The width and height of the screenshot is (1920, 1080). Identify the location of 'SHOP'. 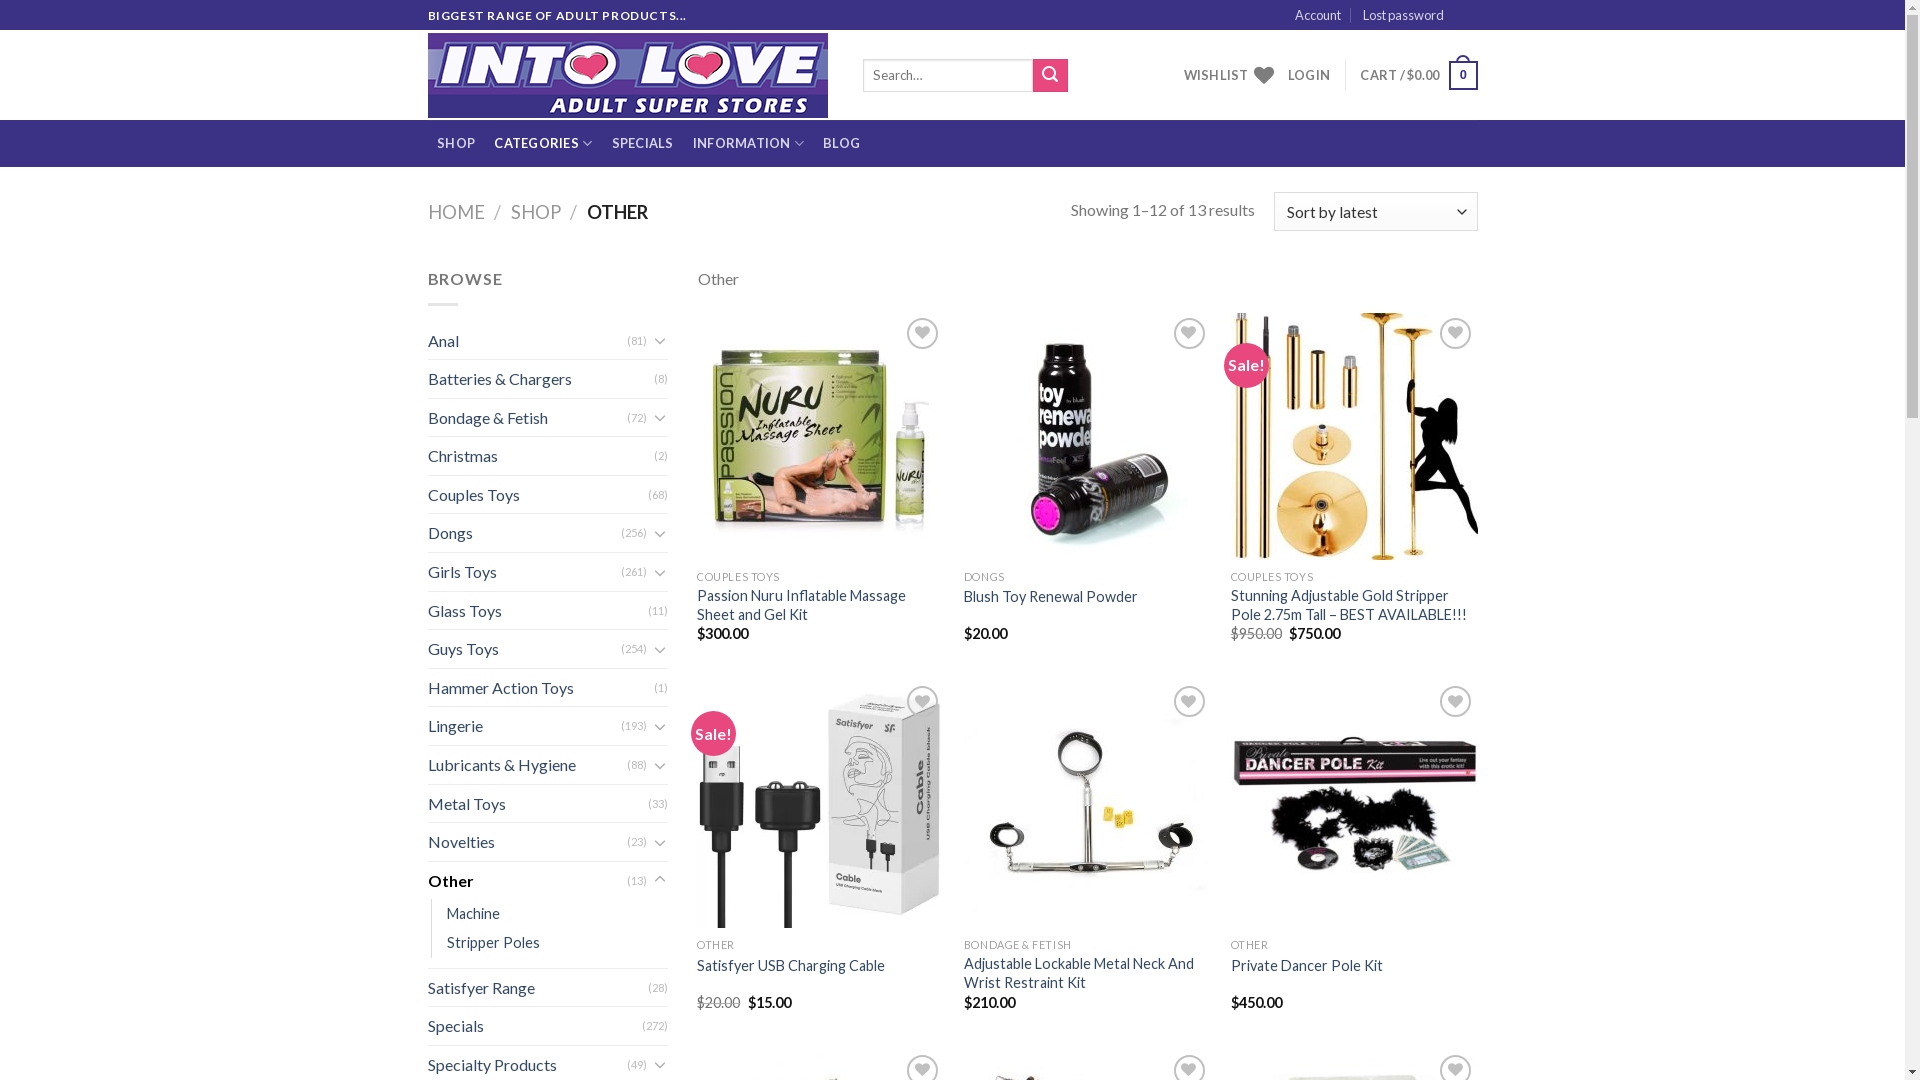
(536, 212).